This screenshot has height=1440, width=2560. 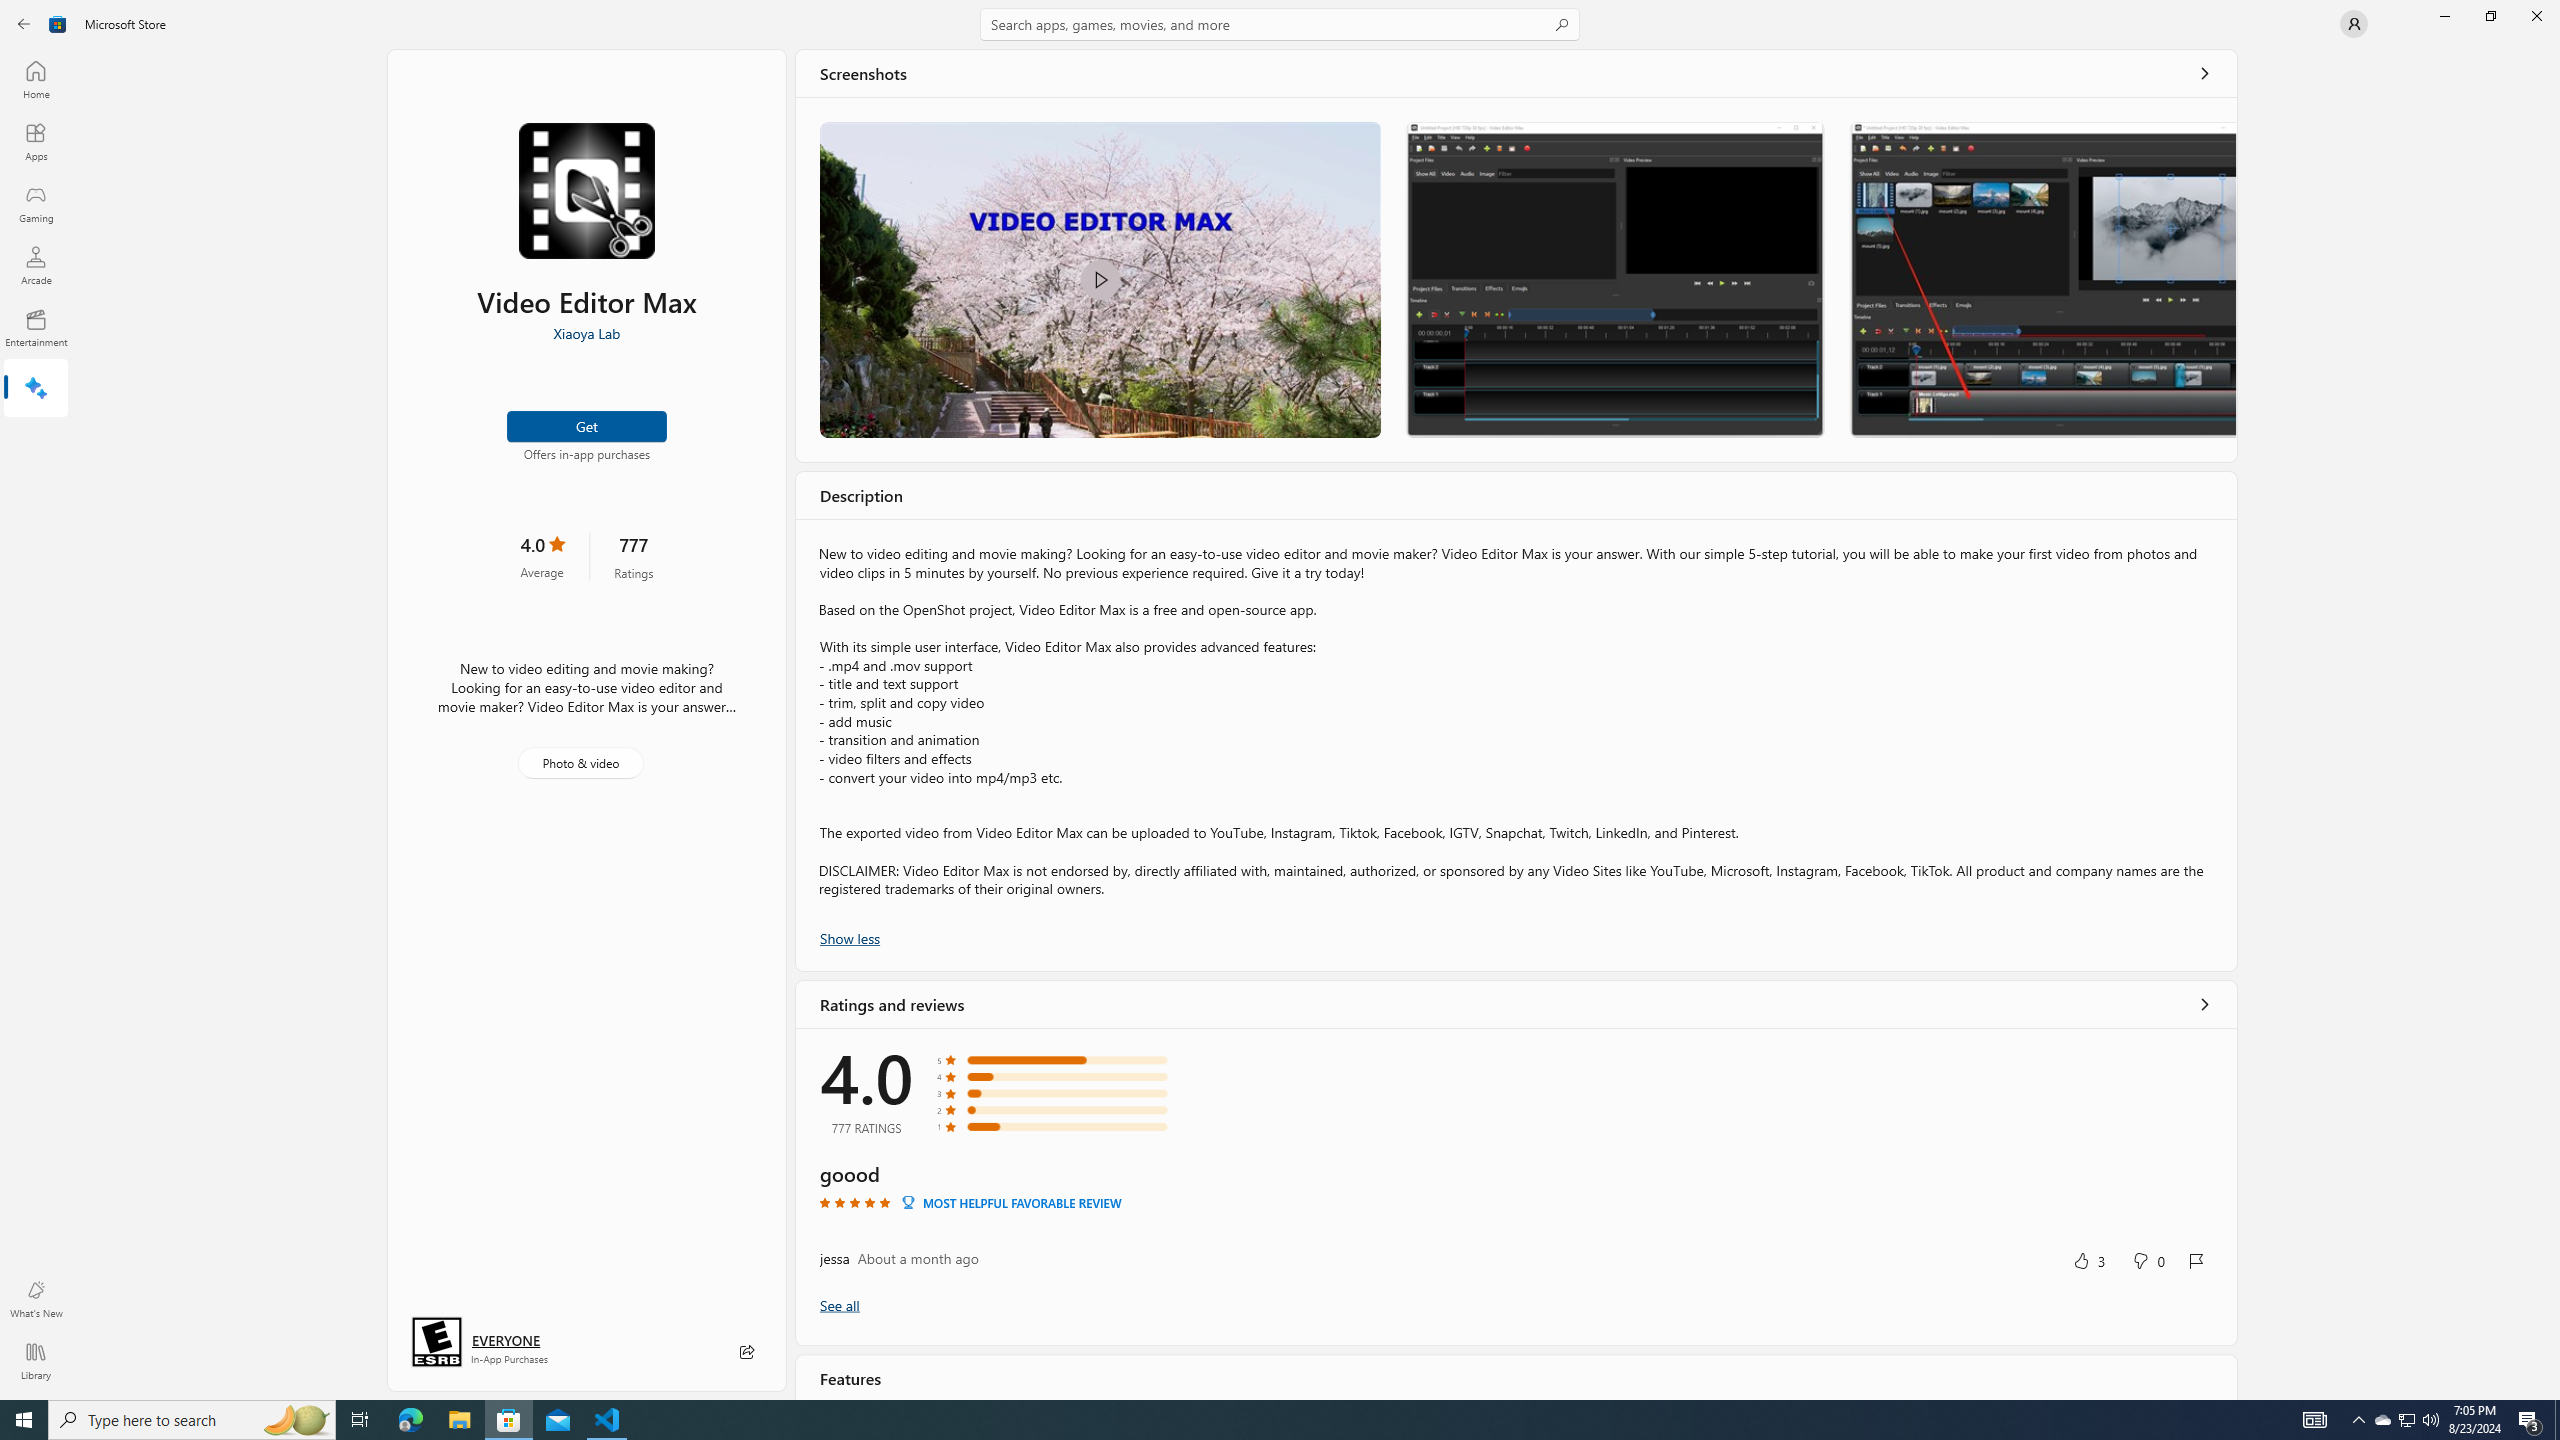 What do you see at coordinates (2535, 15) in the screenshot?
I see `'Close Microsoft Store'` at bounding box center [2535, 15].